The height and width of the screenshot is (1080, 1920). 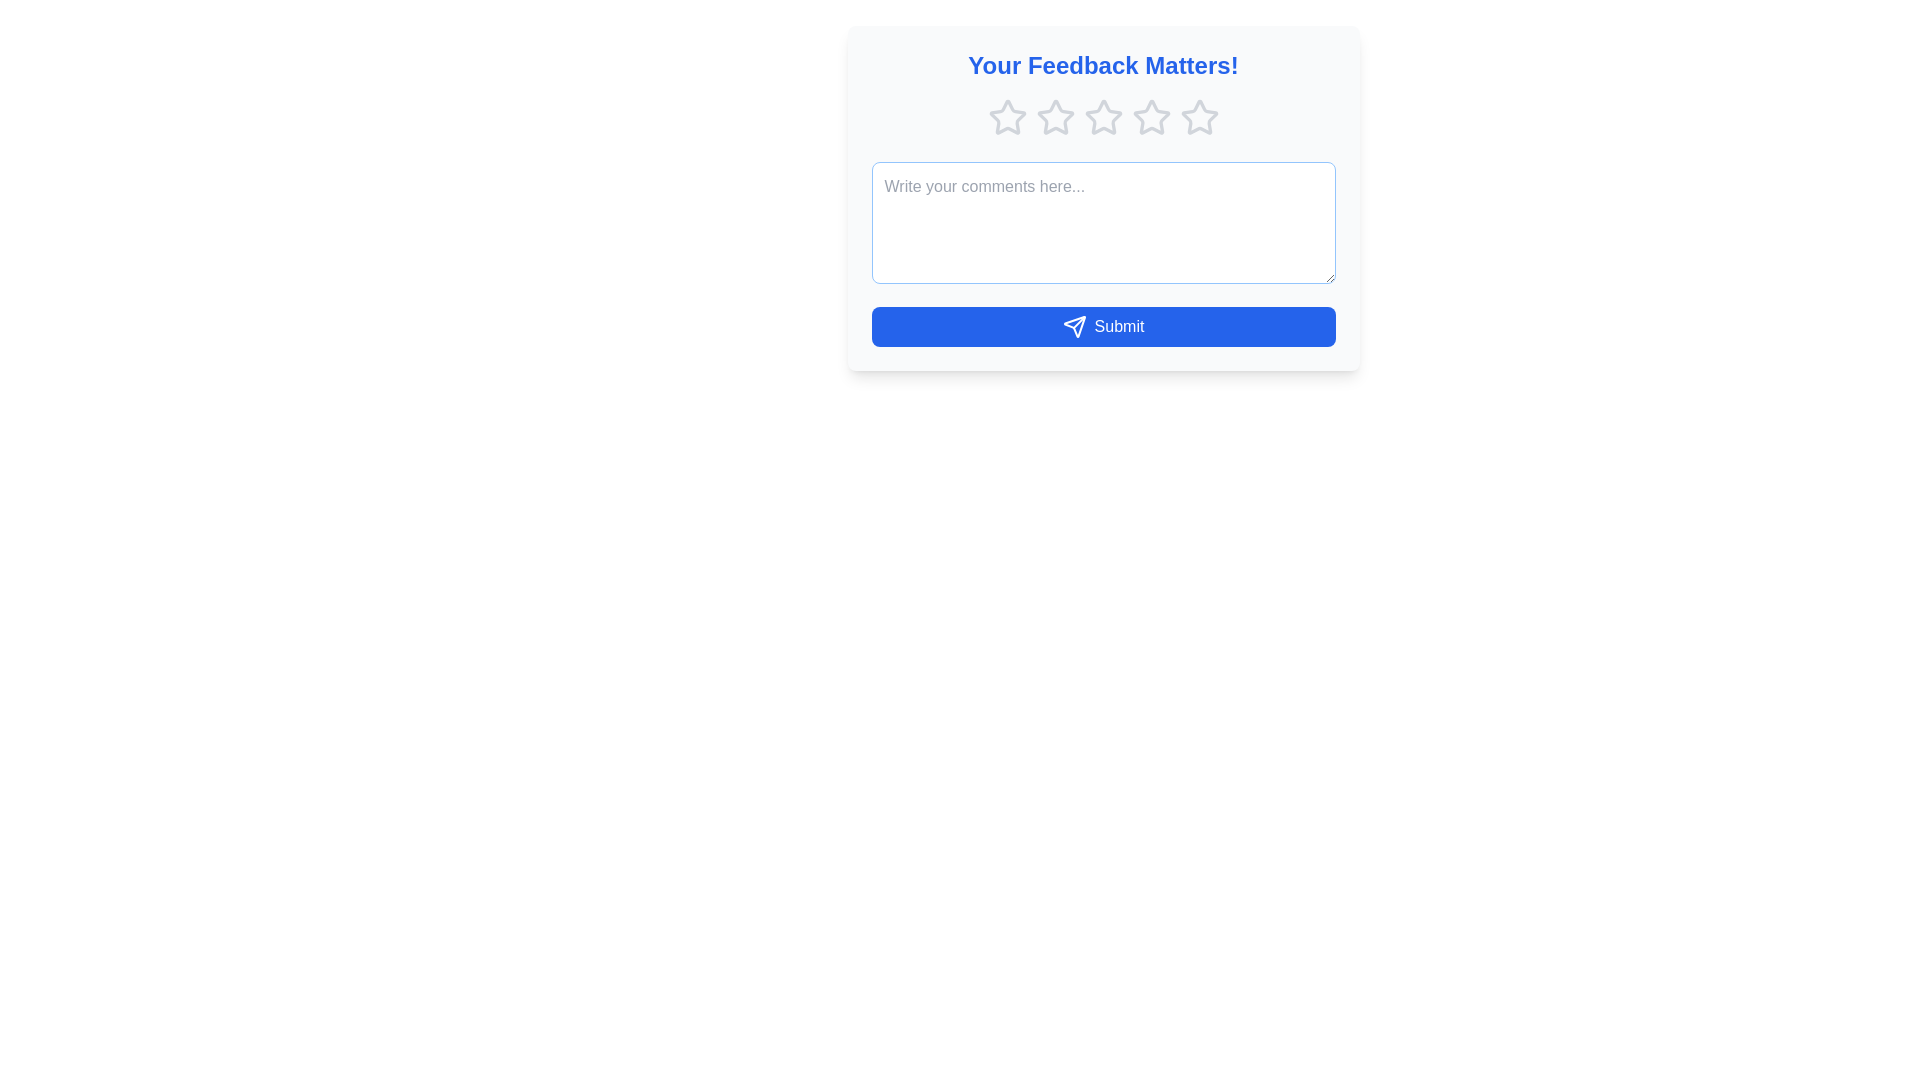 I want to click on the star in the Rating component, so click(x=1102, y=118).